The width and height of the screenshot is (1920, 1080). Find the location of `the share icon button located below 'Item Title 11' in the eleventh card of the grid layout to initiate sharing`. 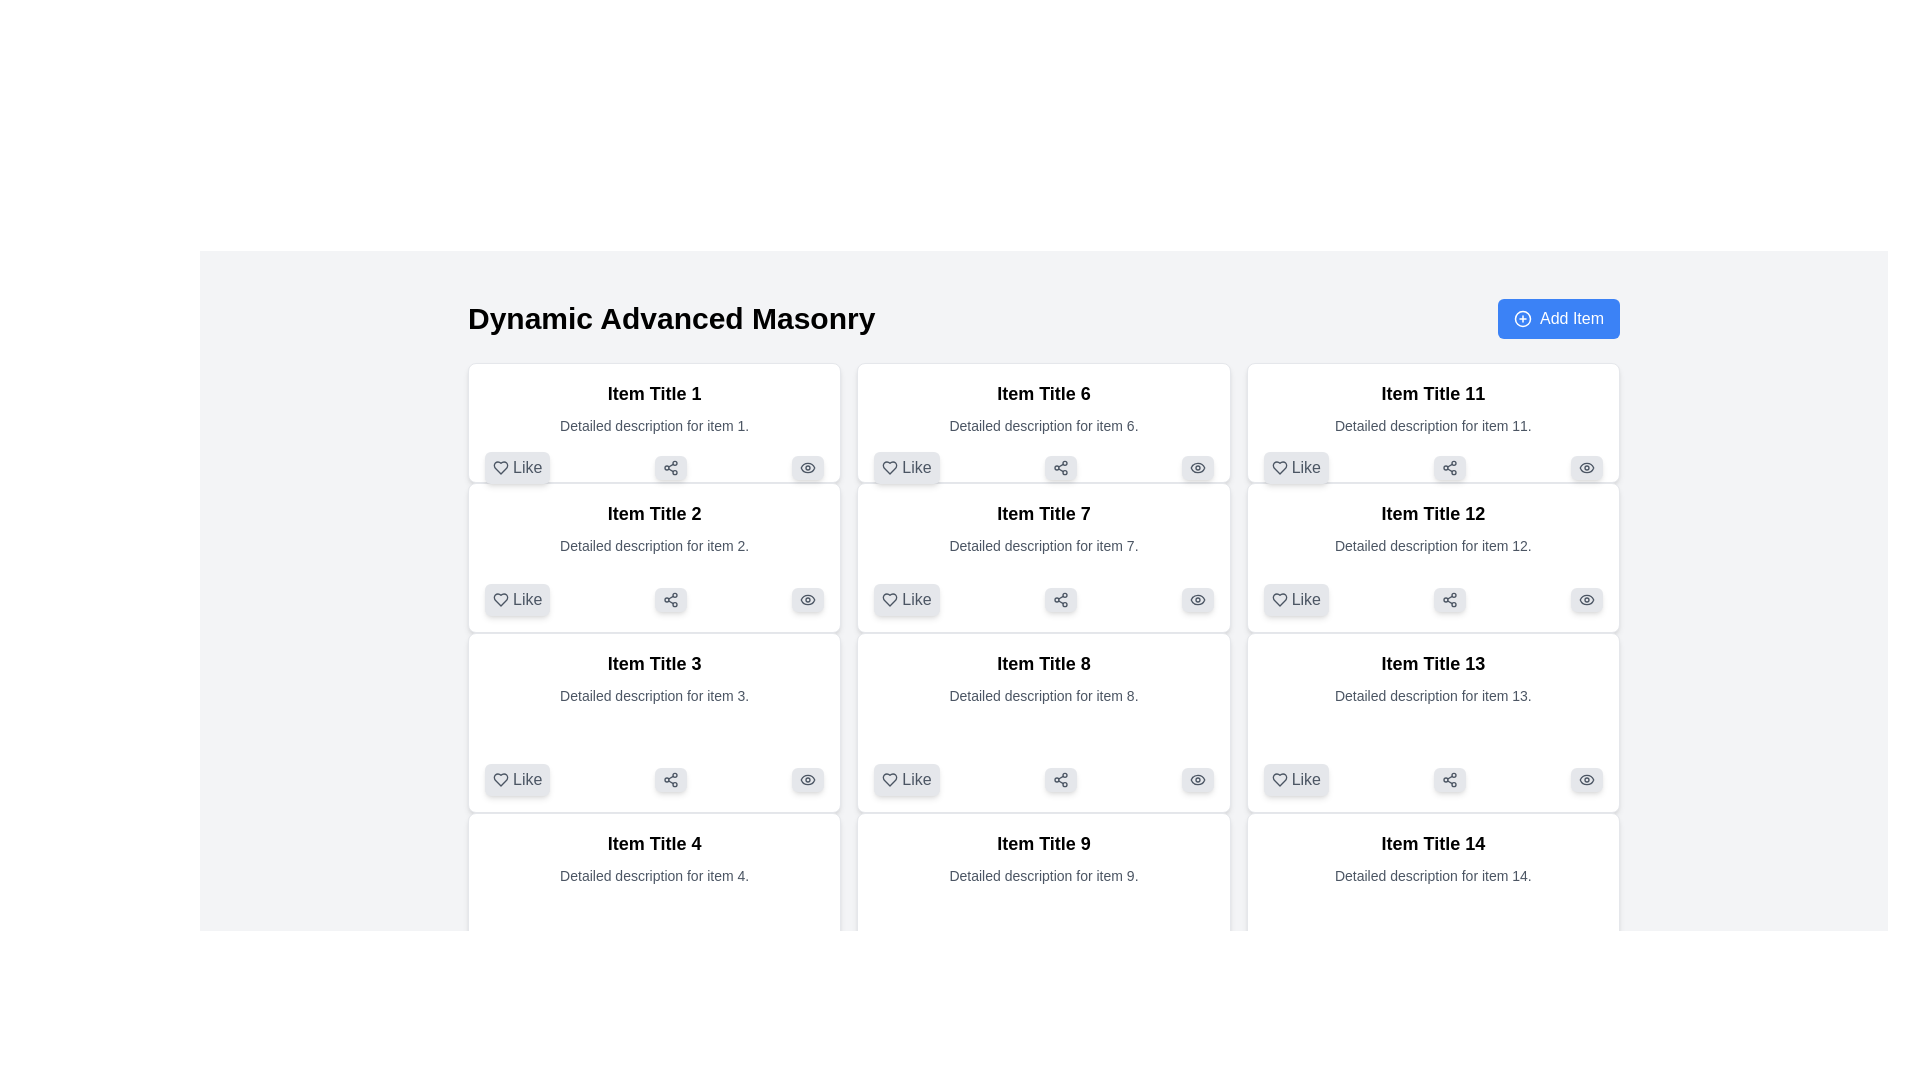

the share icon button located below 'Item Title 11' in the eleventh card of the grid layout to initiate sharing is located at coordinates (1432, 467).